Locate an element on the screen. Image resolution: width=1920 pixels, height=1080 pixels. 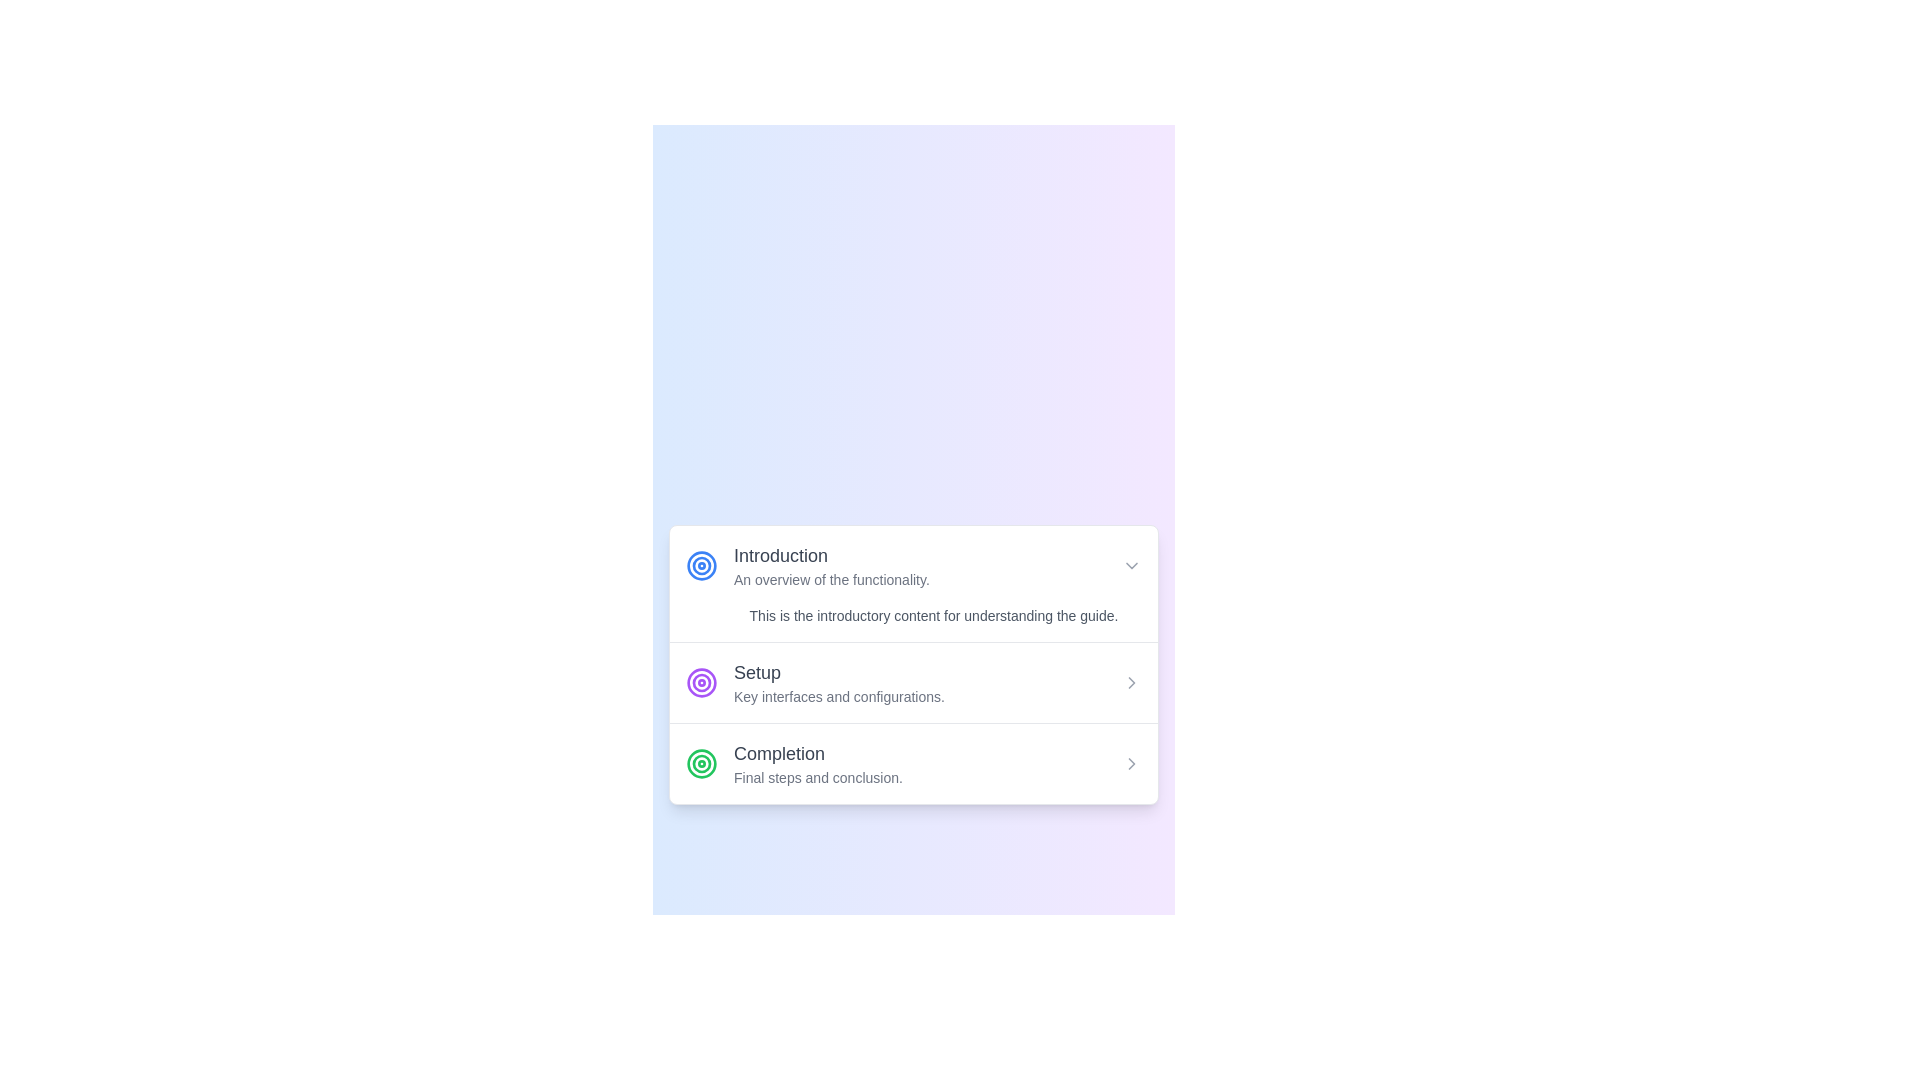
the Text Content Block that provides an overview of the 'Setup' guide section, located between 'Introduction' and 'Completion' with an icon on the left and an arrow on the right is located at coordinates (839, 681).